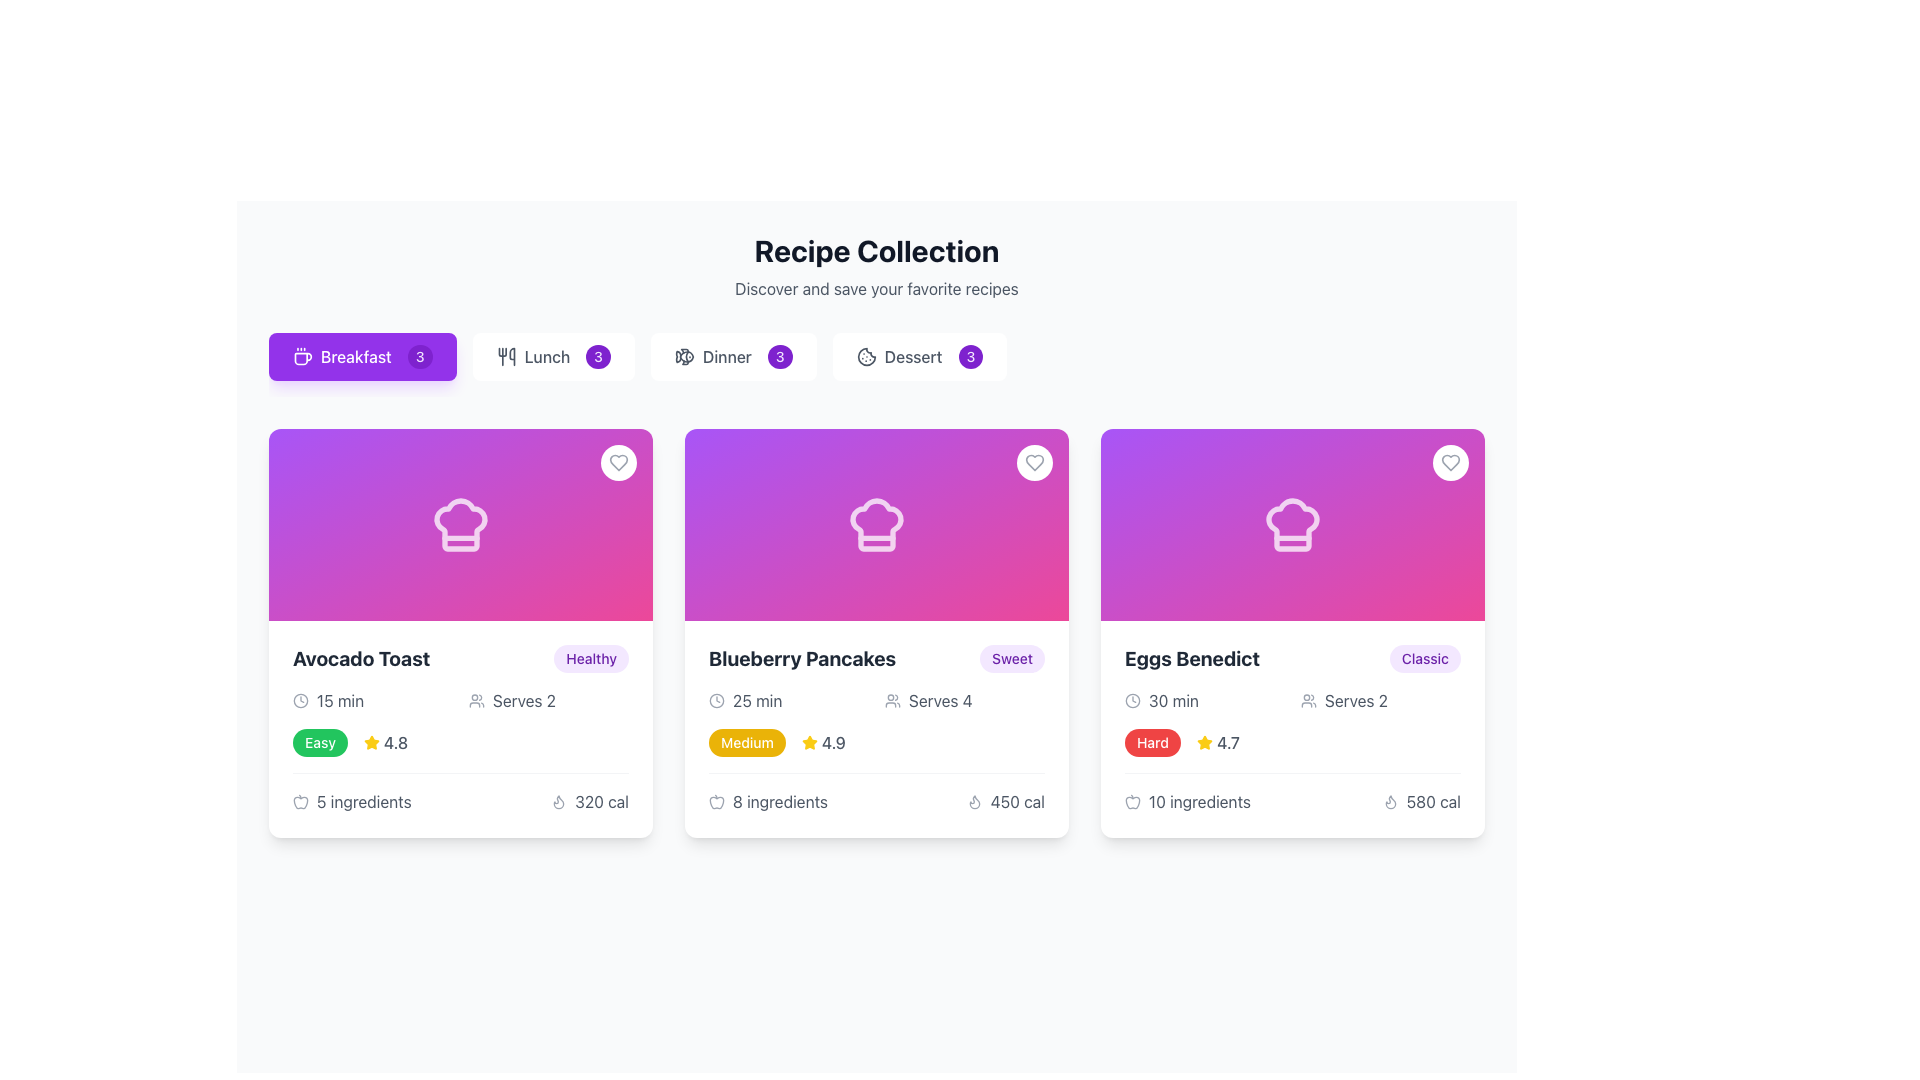 The height and width of the screenshot is (1080, 1920). I want to click on the text components "25 min" and "Serves 4" with their associated icons in the card for "Blueberry Pancakes", so click(877, 700).